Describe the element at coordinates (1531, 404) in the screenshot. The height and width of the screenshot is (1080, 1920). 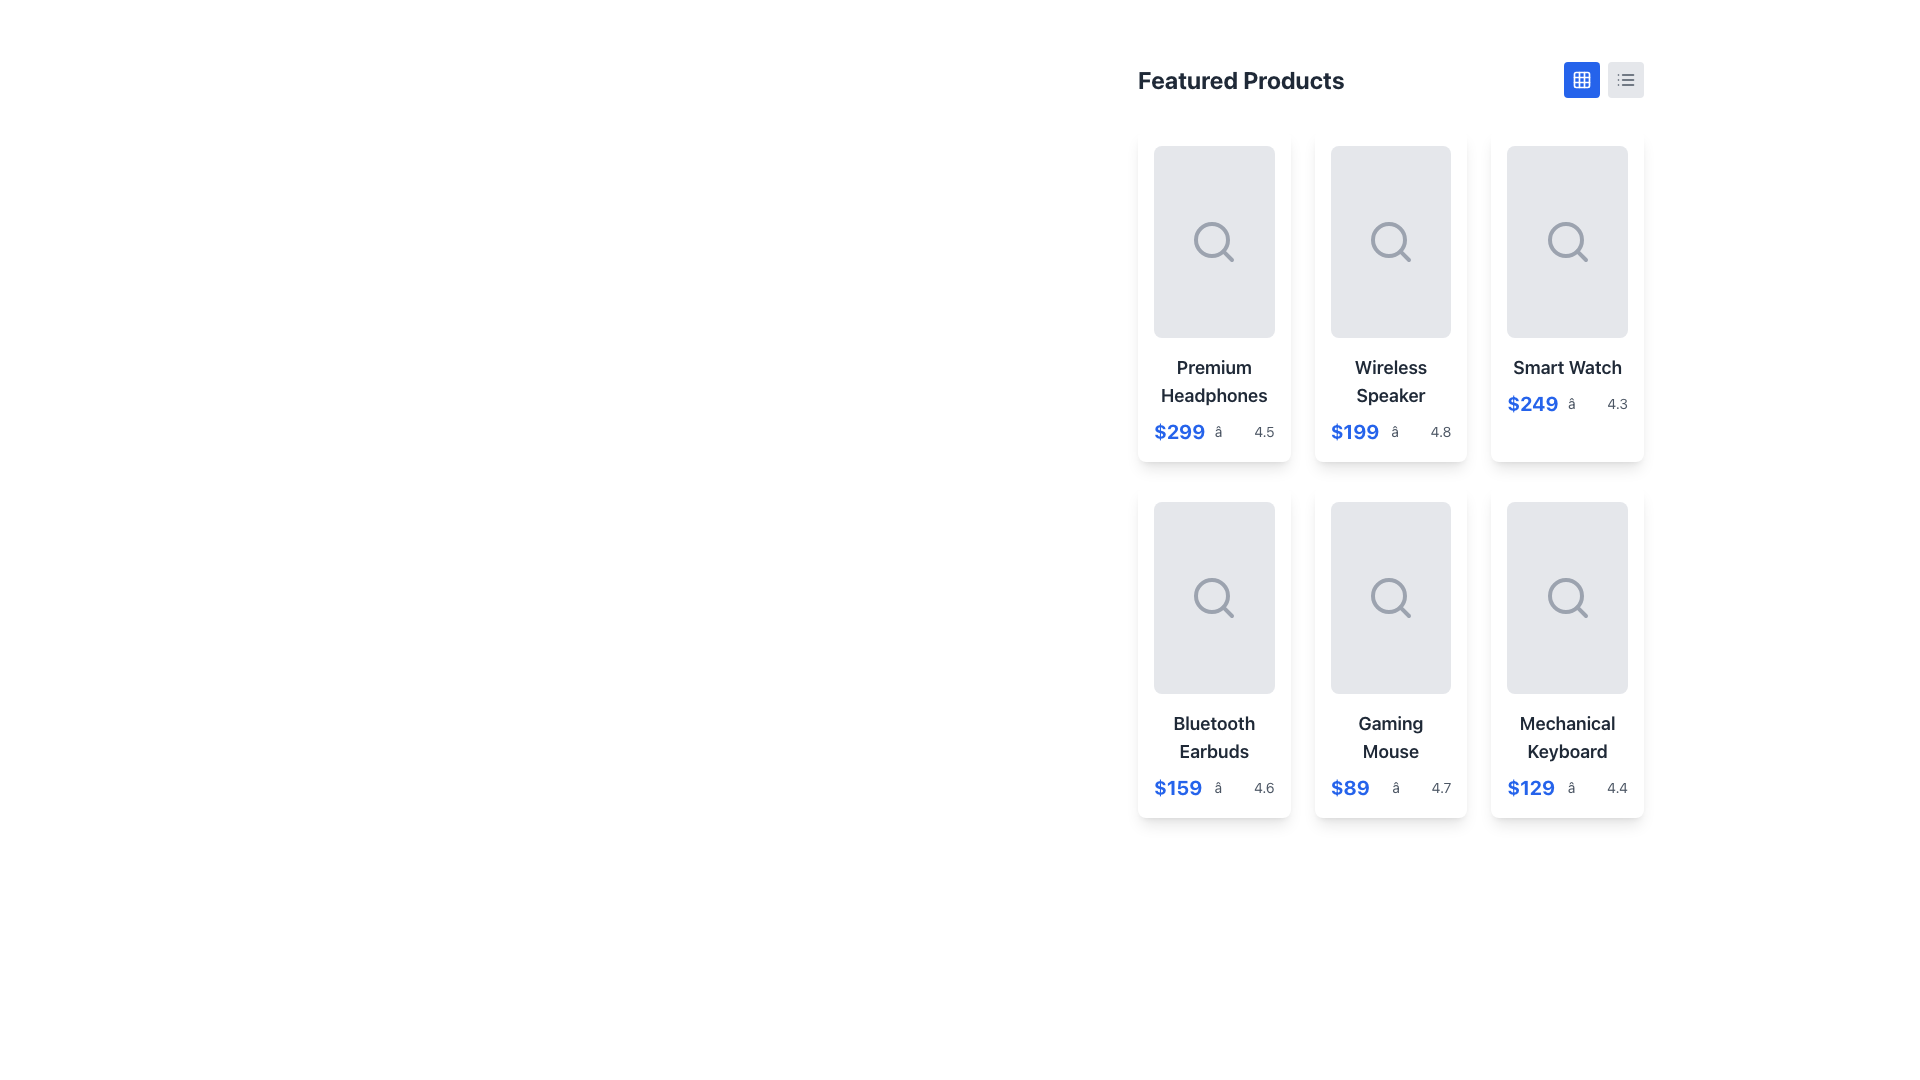
I see `the Text Label indicating the price of the 'Smart Watch' product, located in the middle card of the top row, below the product title and to the left of the rating information` at that location.